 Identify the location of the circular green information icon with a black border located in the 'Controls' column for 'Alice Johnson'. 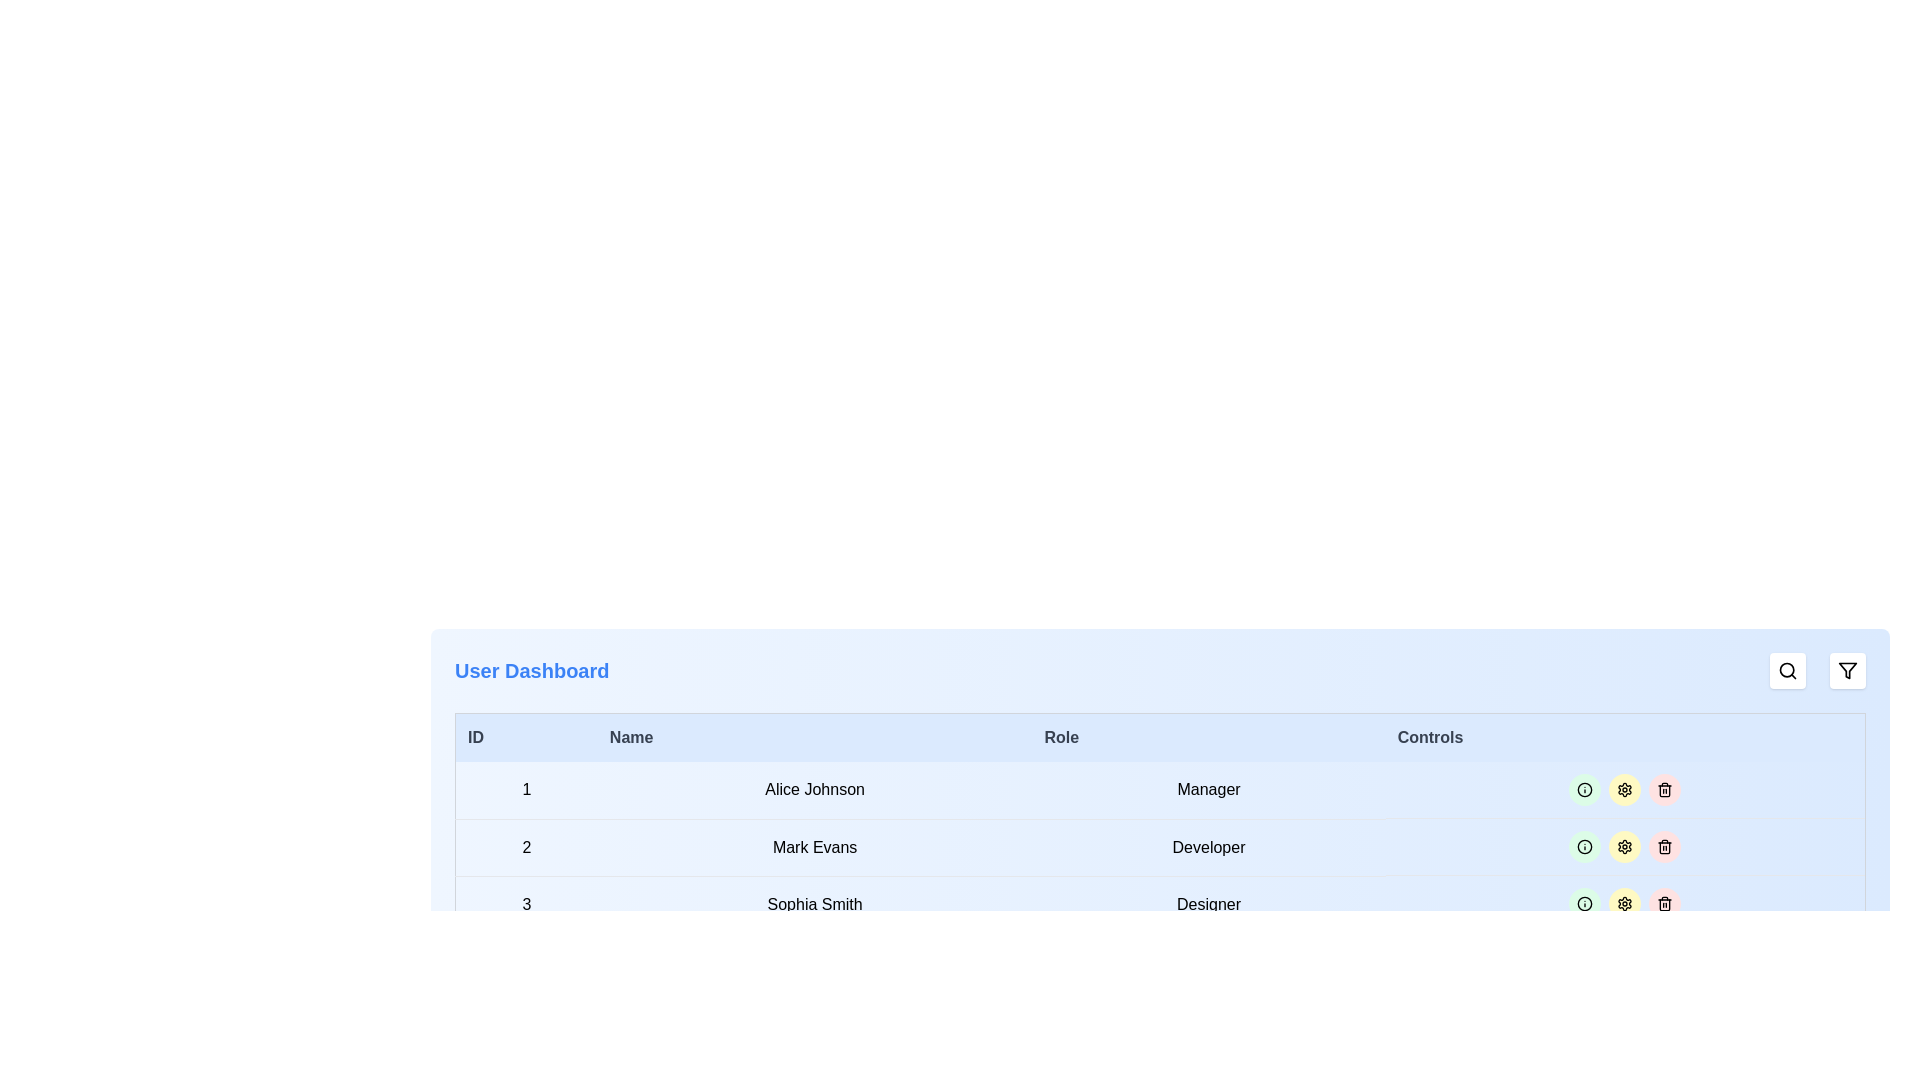
(1584, 789).